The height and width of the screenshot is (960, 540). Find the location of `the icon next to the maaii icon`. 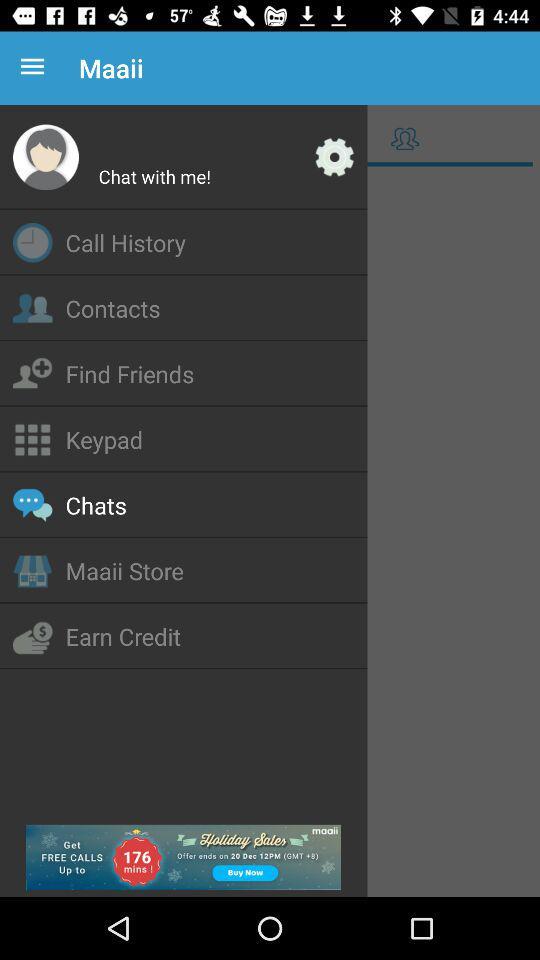

the icon next to the maaii icon is located at coordinates (36, 68).